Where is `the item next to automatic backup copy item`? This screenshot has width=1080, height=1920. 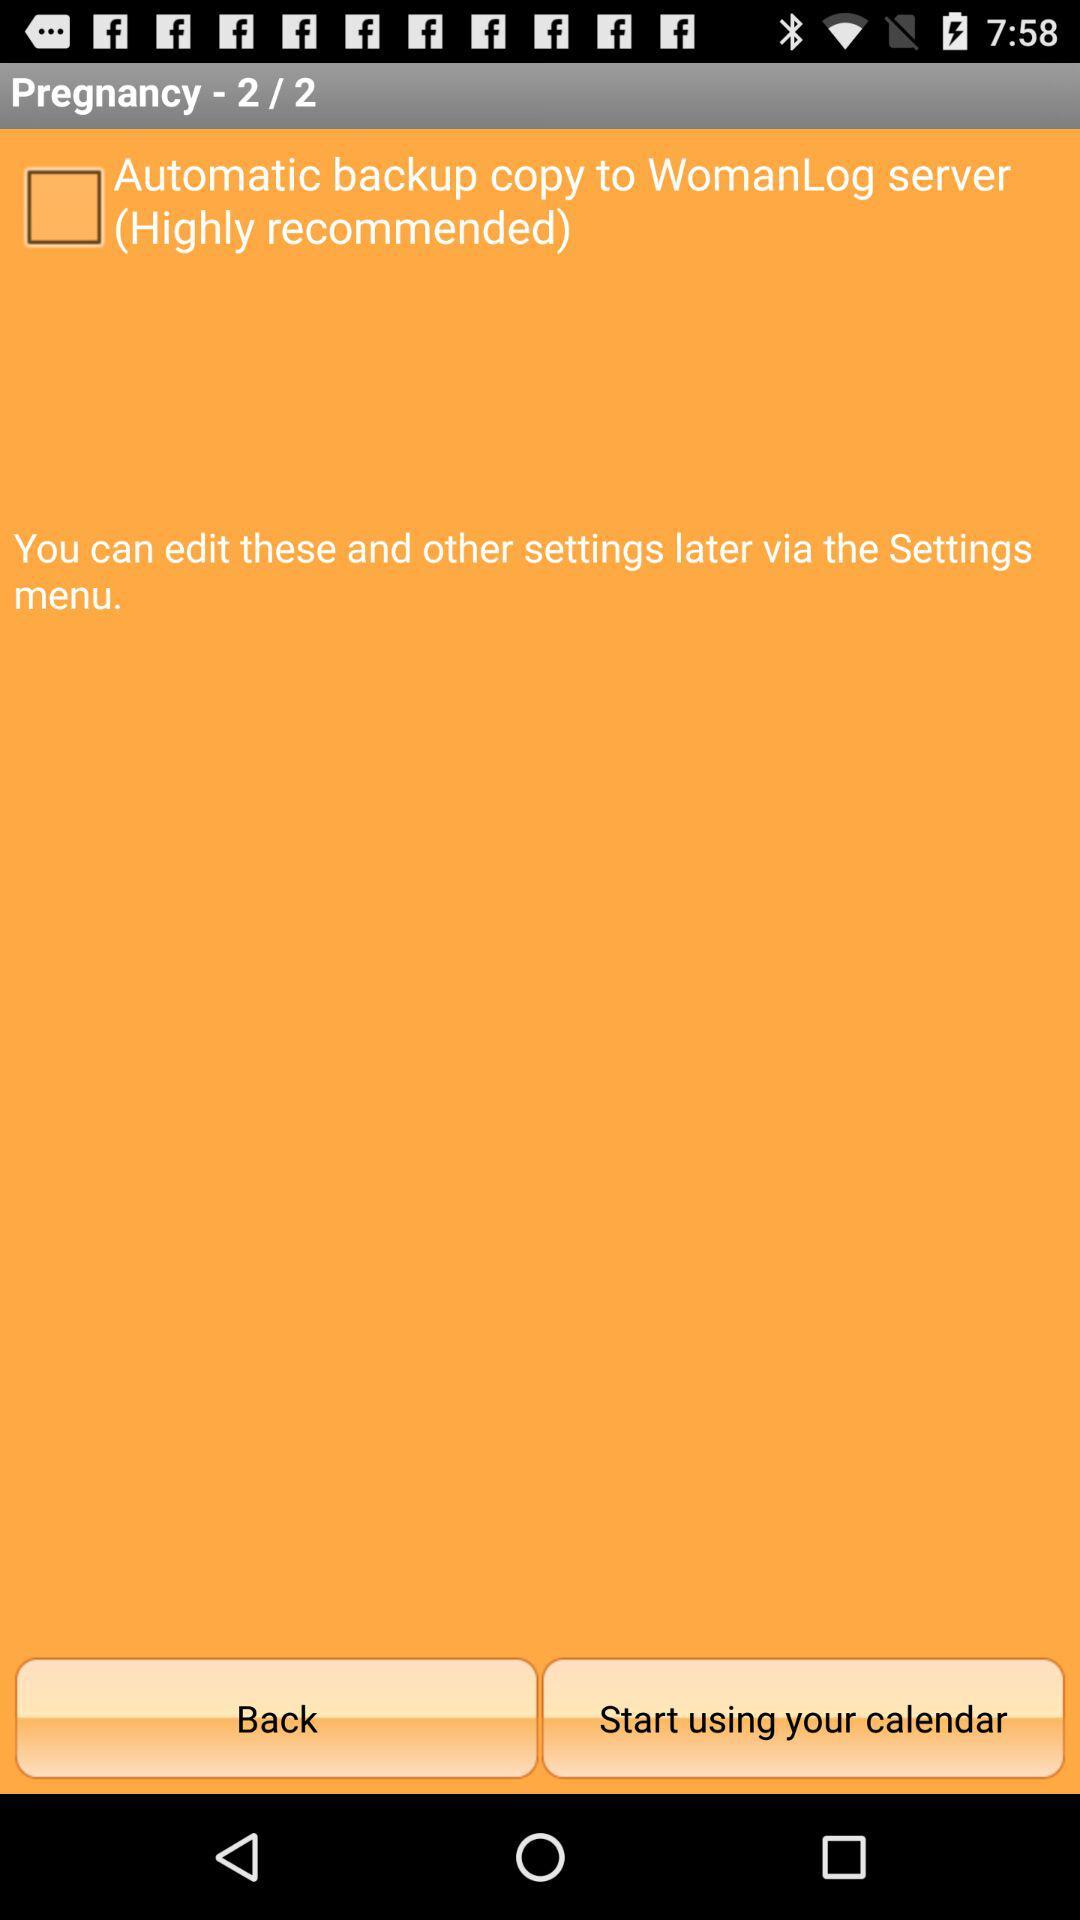 the item next to automatic backup copy item is located at coordinates (62, 205).